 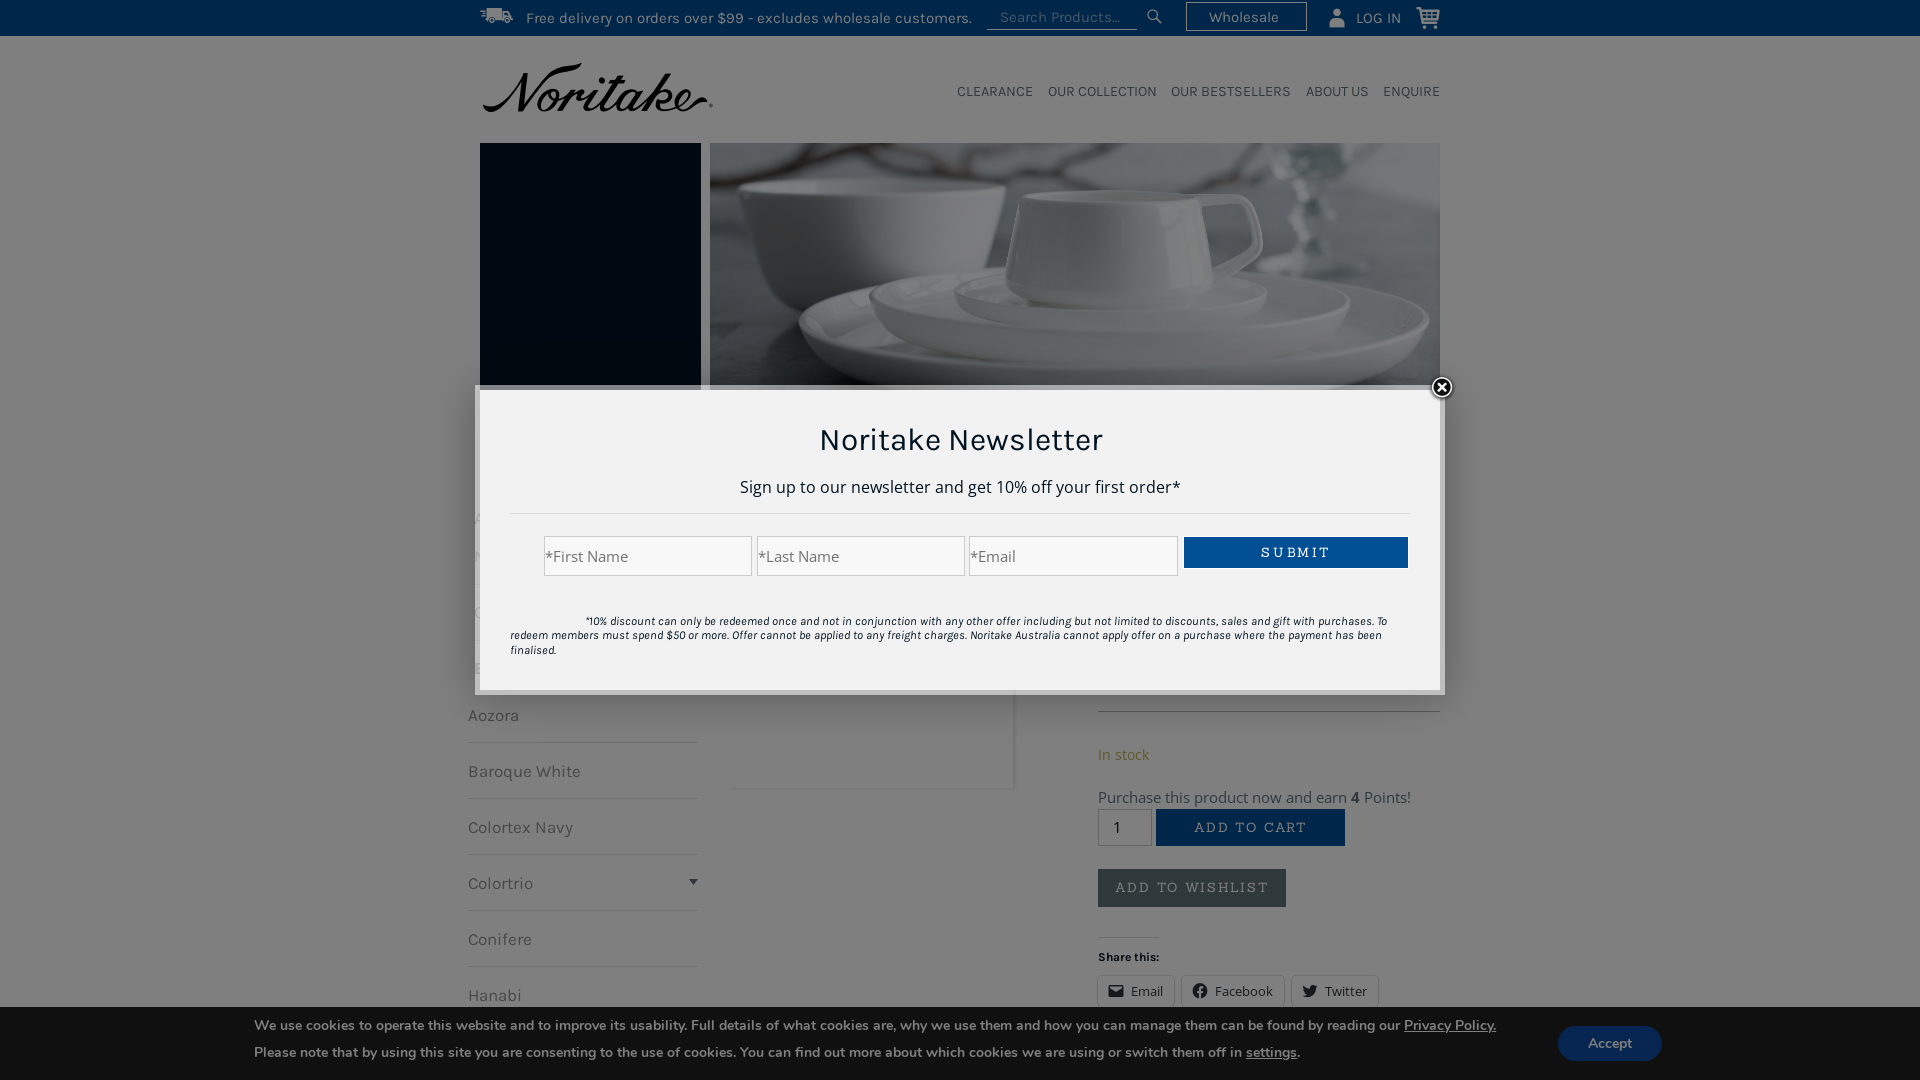 I want to click on 'Colortrio', so click(x=500, y=881).